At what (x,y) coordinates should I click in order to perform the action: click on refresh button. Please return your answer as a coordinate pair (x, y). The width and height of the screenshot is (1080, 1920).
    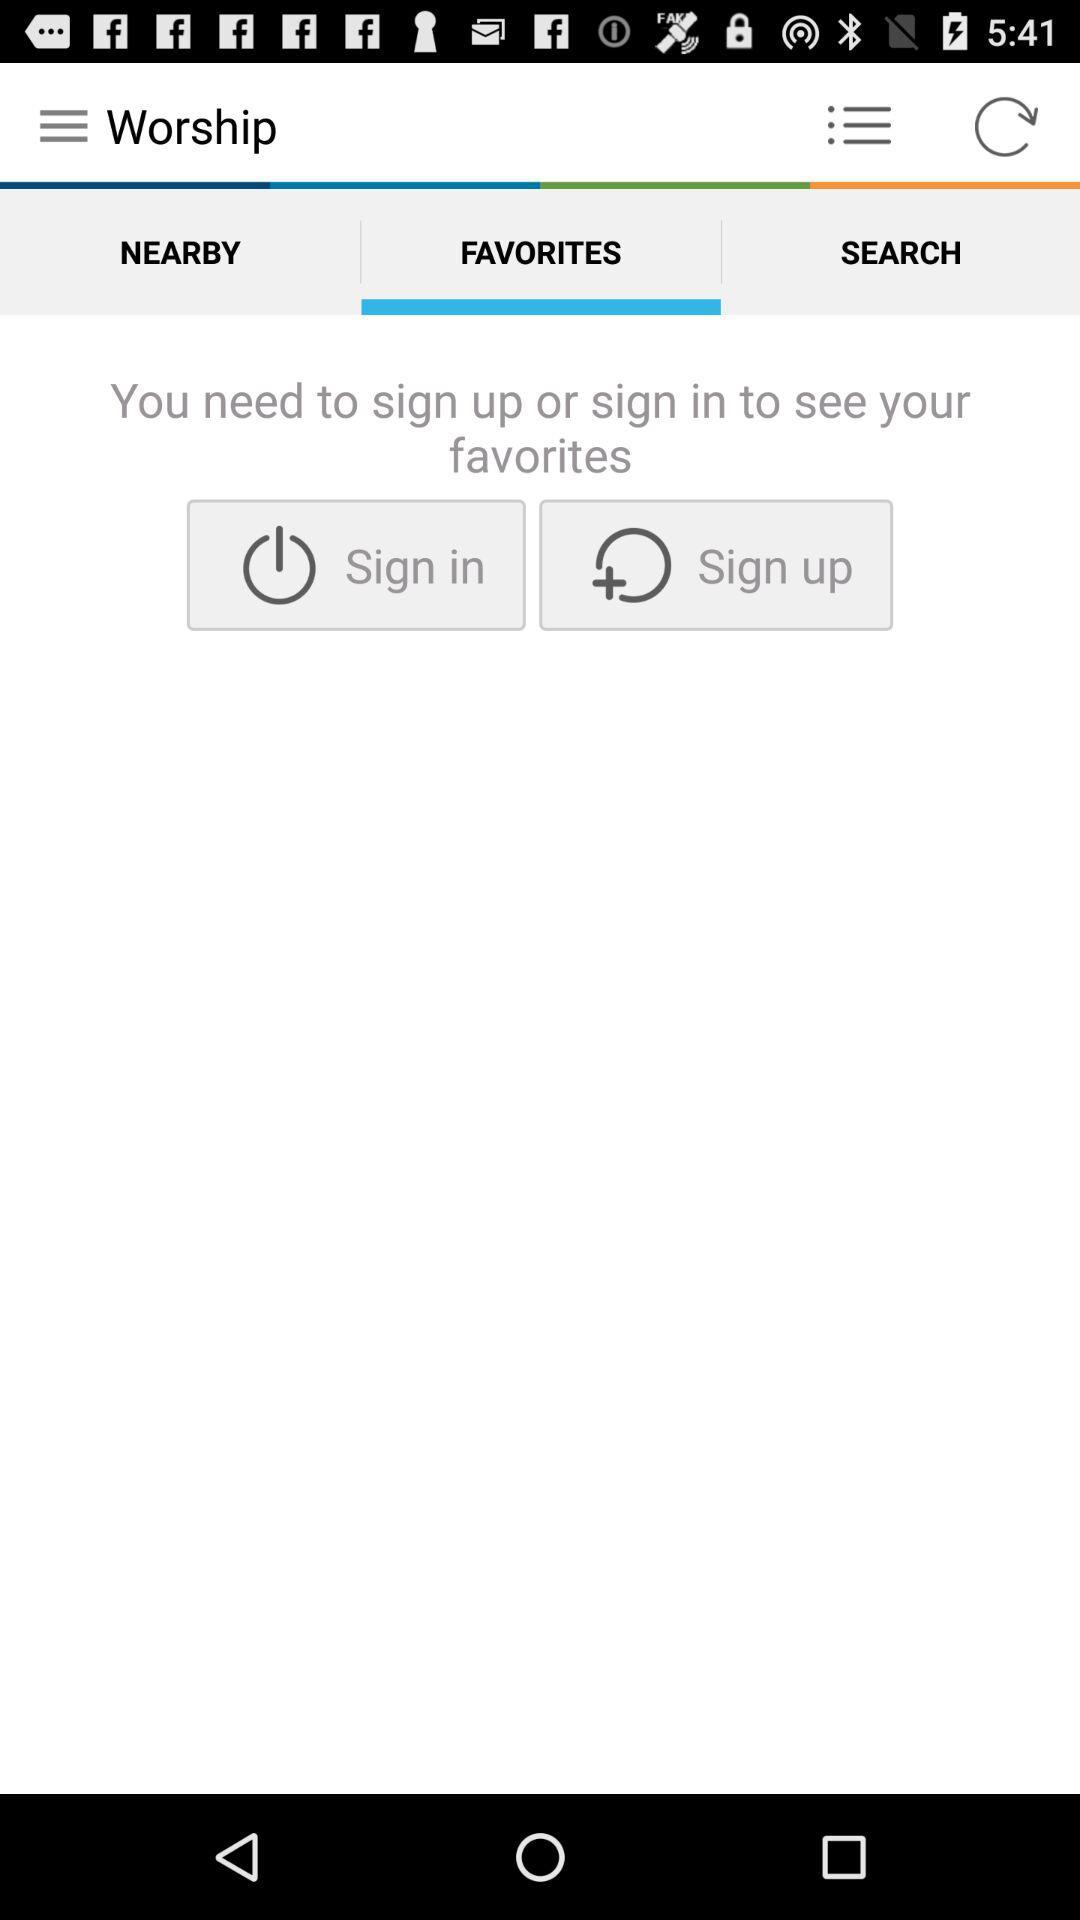
    Looking at the image, I should click on (1006, 124).